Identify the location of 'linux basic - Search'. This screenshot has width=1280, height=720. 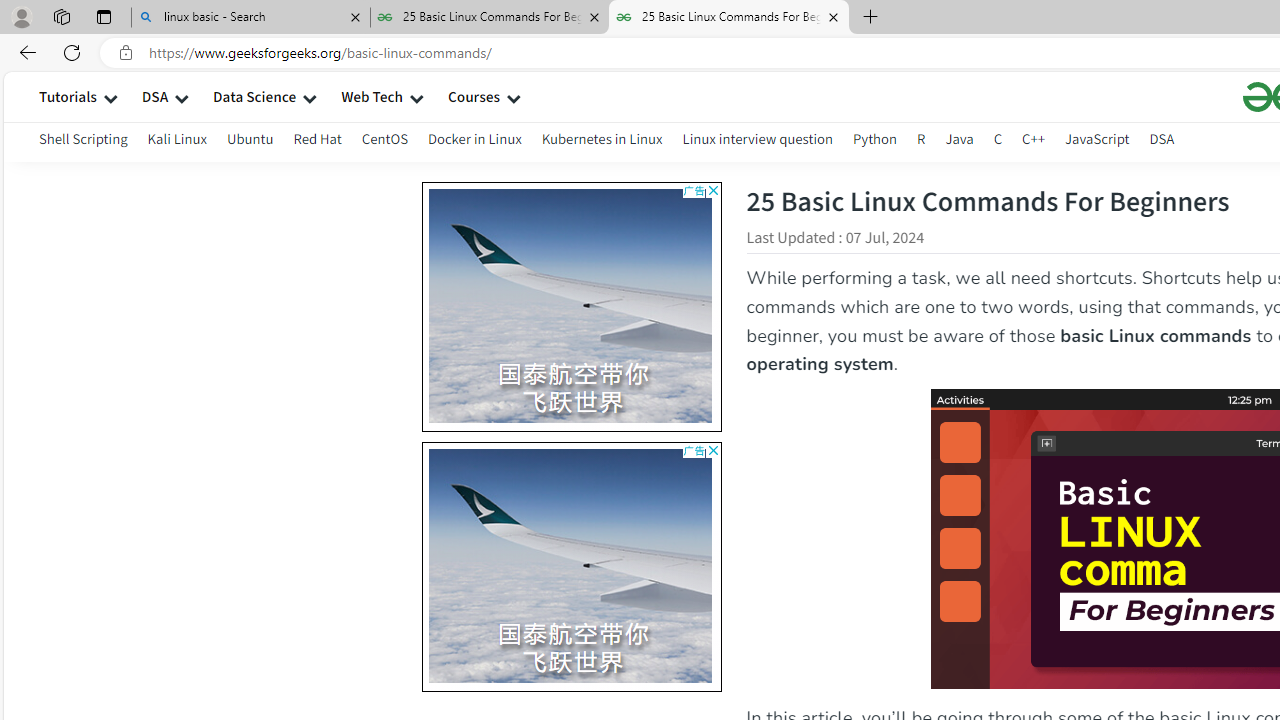
(249, 17).